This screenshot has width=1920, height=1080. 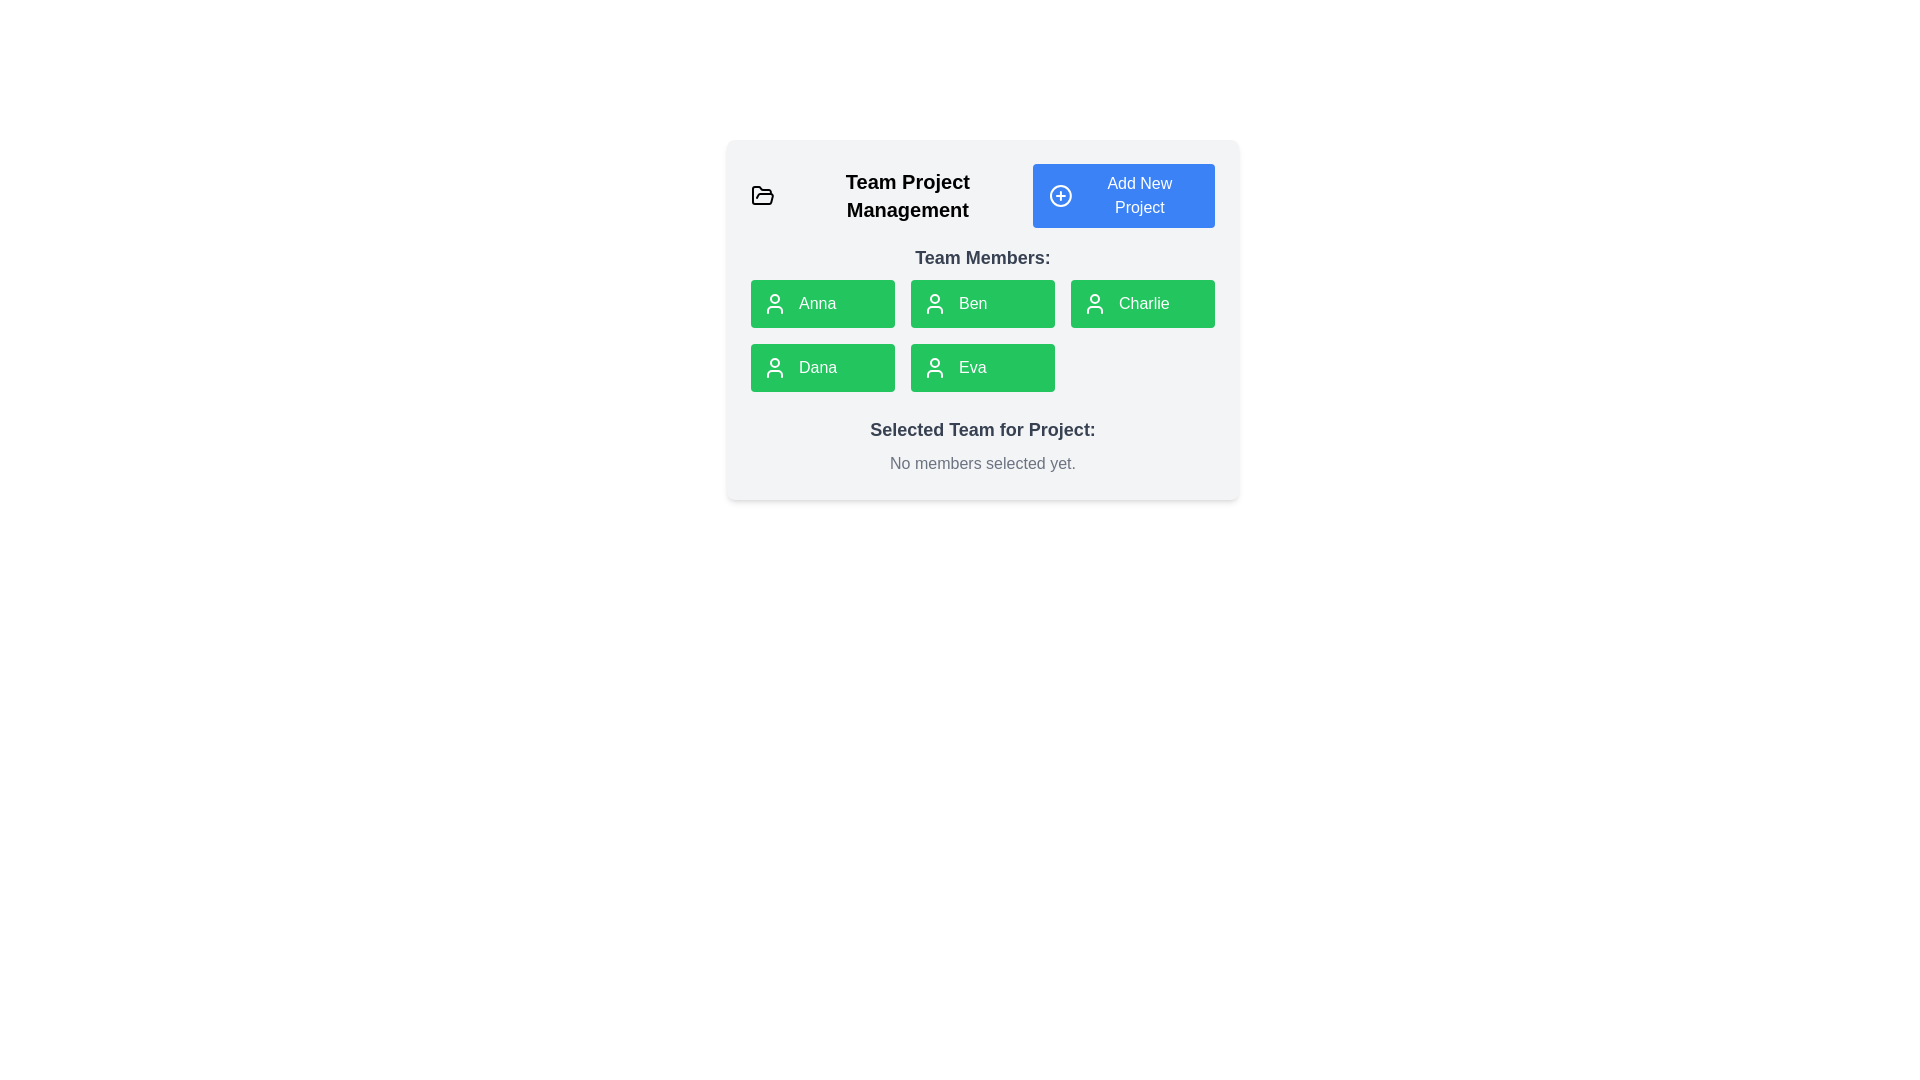 I want to click on the 'Add New Project' button represented by a circle outline with a plus icon located in the top-right section of the 'Team Project Management' interface, so click(x=1059, y=196).